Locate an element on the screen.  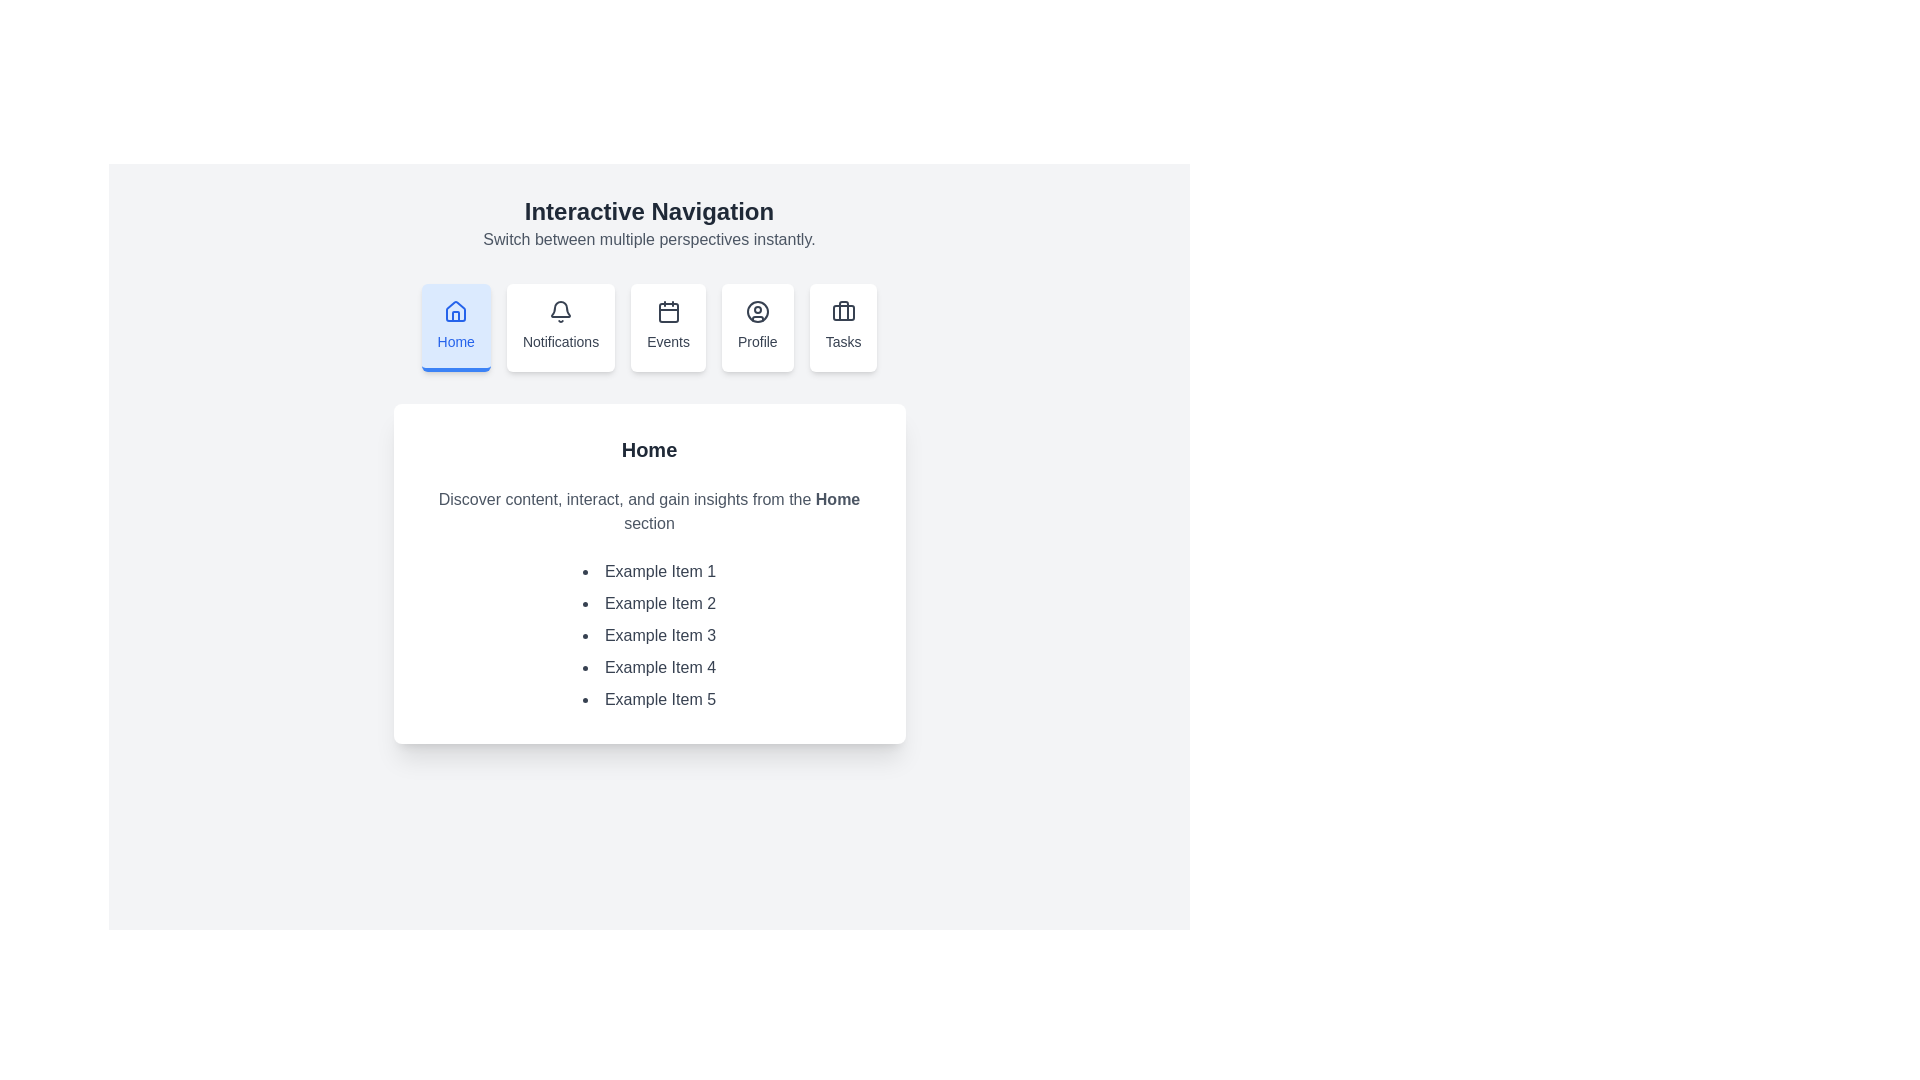
the 'Events' navigation button, which is the third item in the top central section of the navigation bar, positioned between the 'Notifications' and 'Profile' buttons is located at coordinates (668, 326).